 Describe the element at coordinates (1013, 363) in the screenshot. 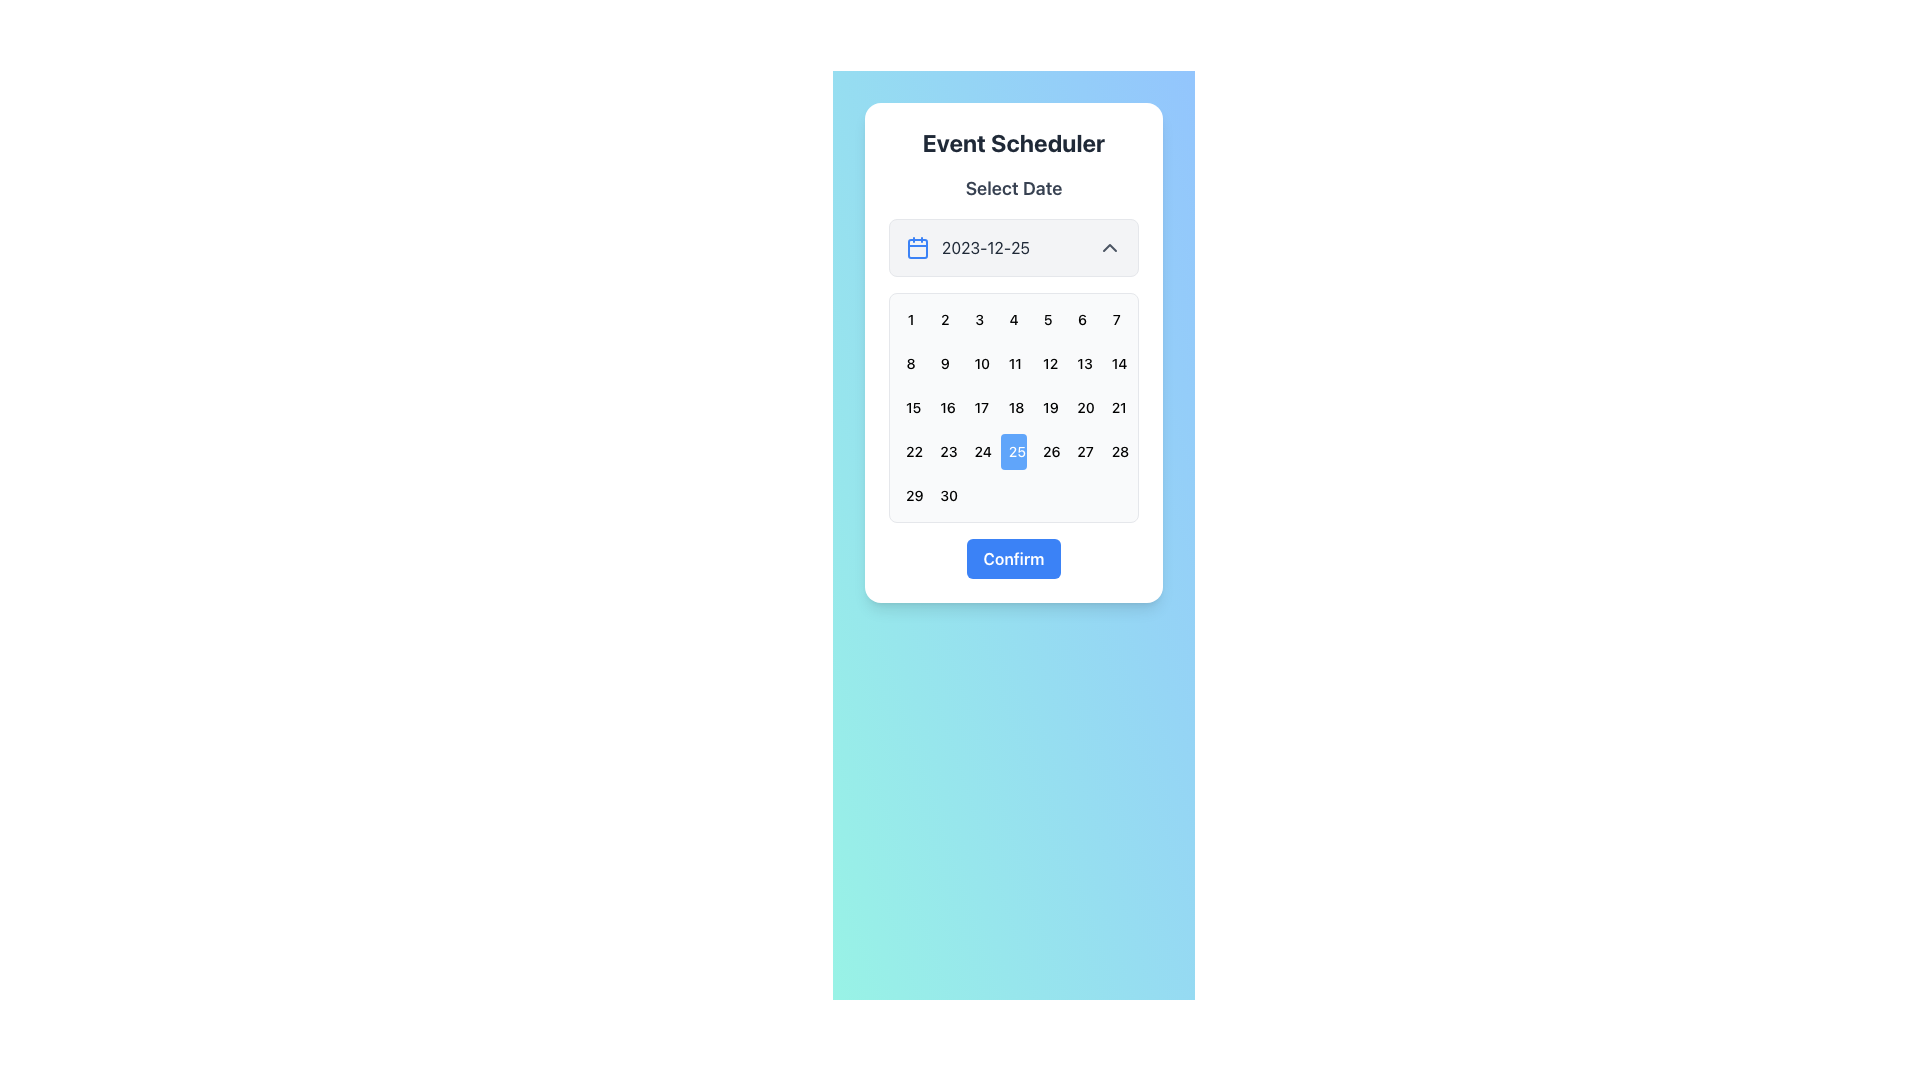

I see `the button` at that location.